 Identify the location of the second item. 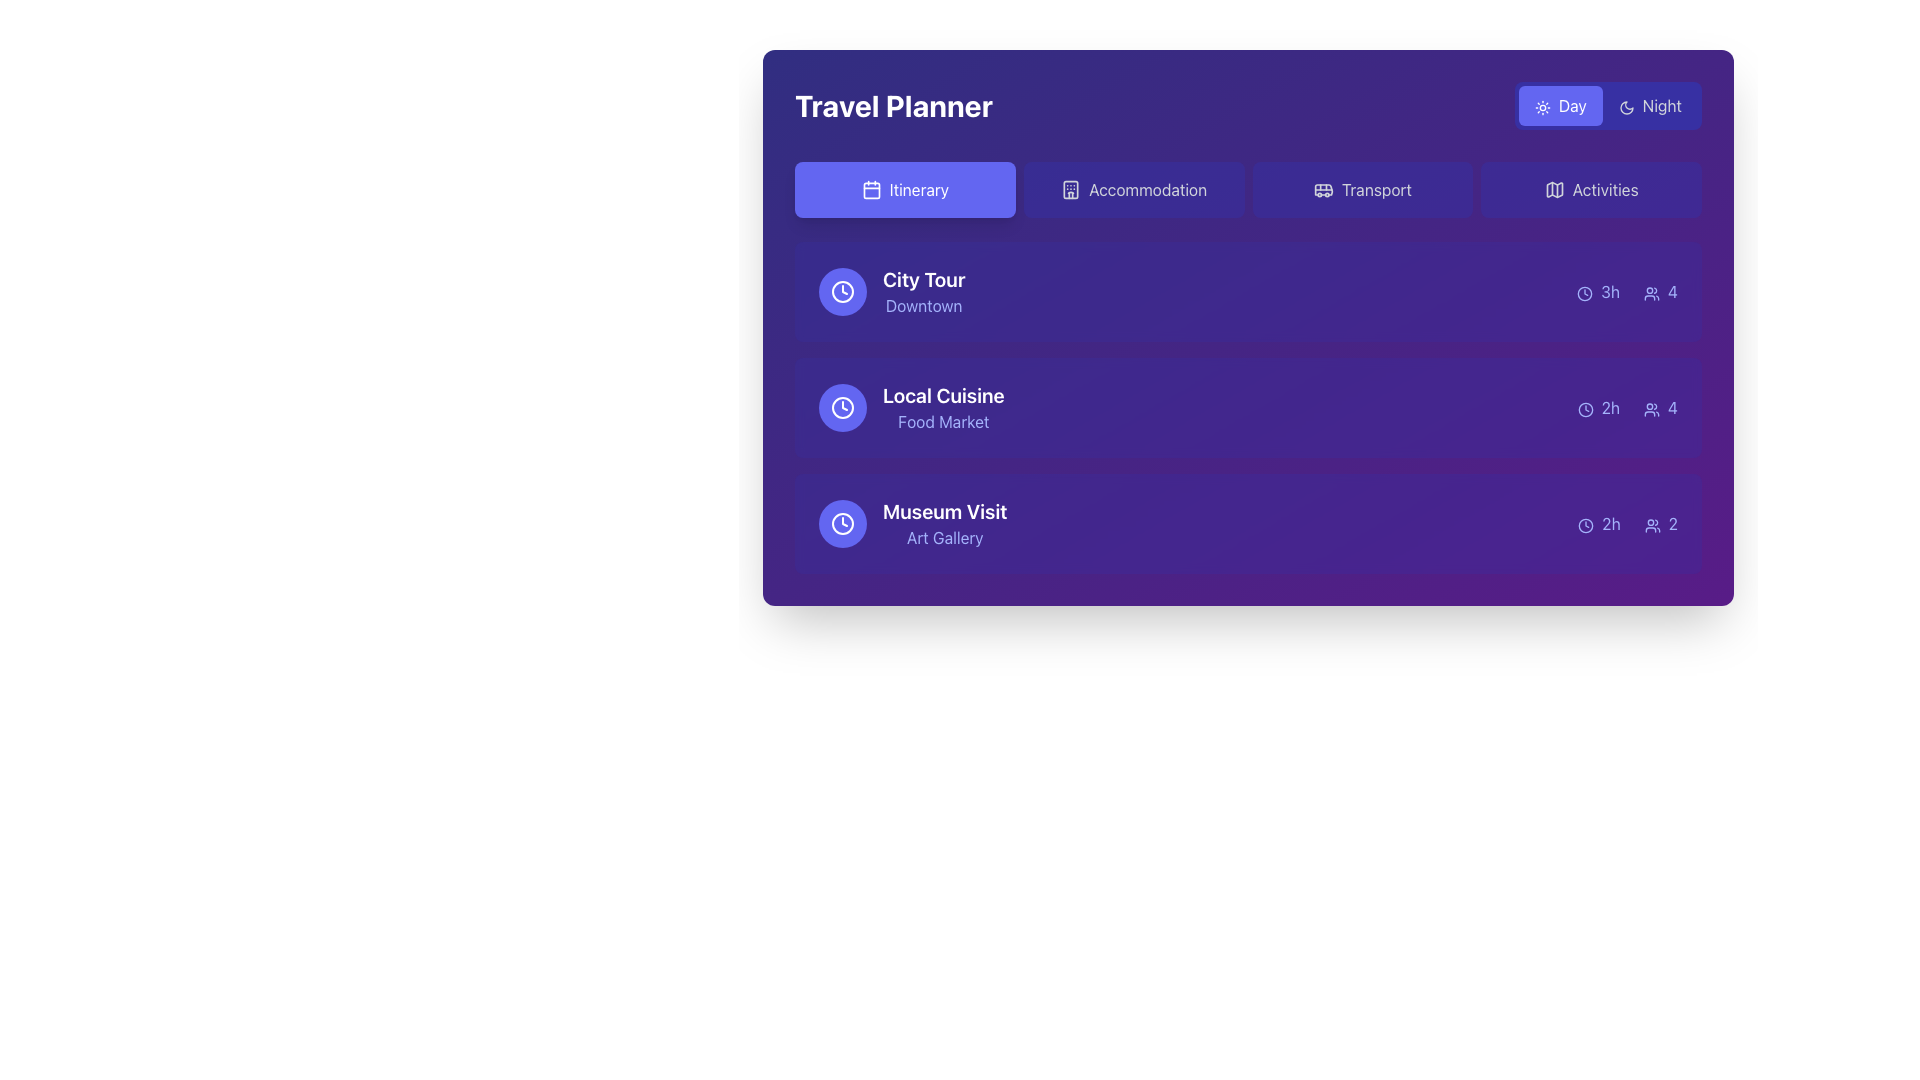
(1247, 407).